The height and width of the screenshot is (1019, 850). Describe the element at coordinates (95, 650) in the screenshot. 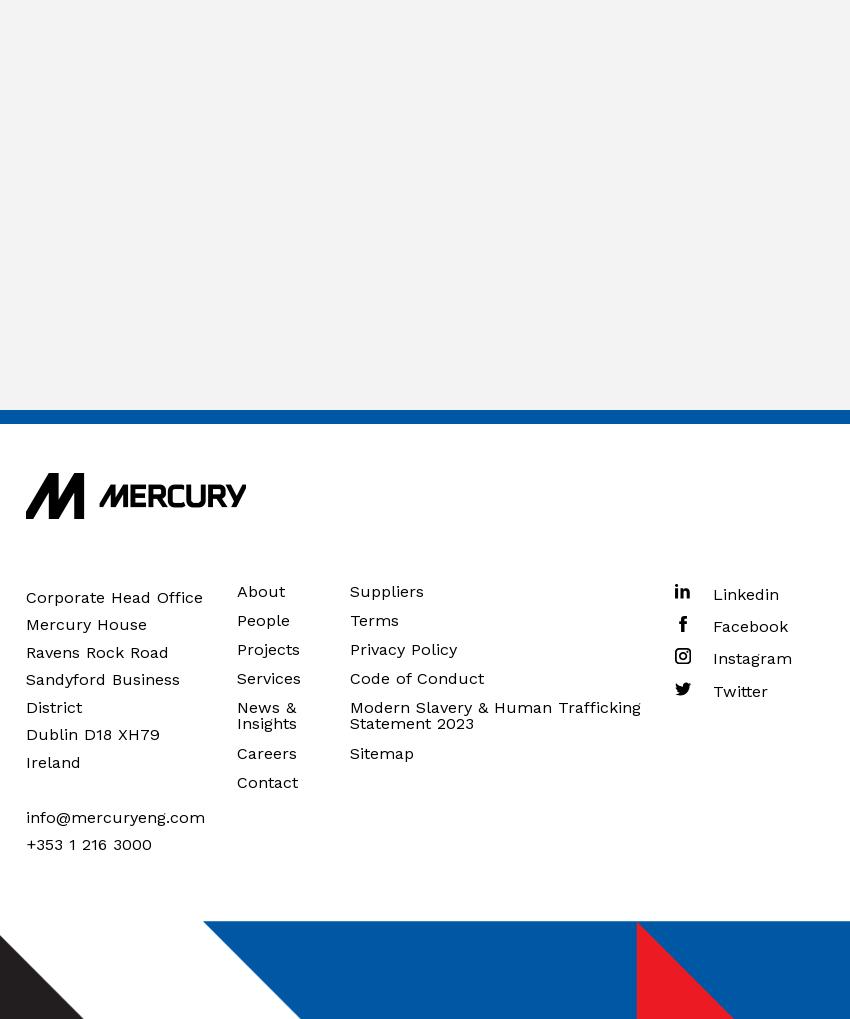

I see `'Ravens Rock Road'` at that location.